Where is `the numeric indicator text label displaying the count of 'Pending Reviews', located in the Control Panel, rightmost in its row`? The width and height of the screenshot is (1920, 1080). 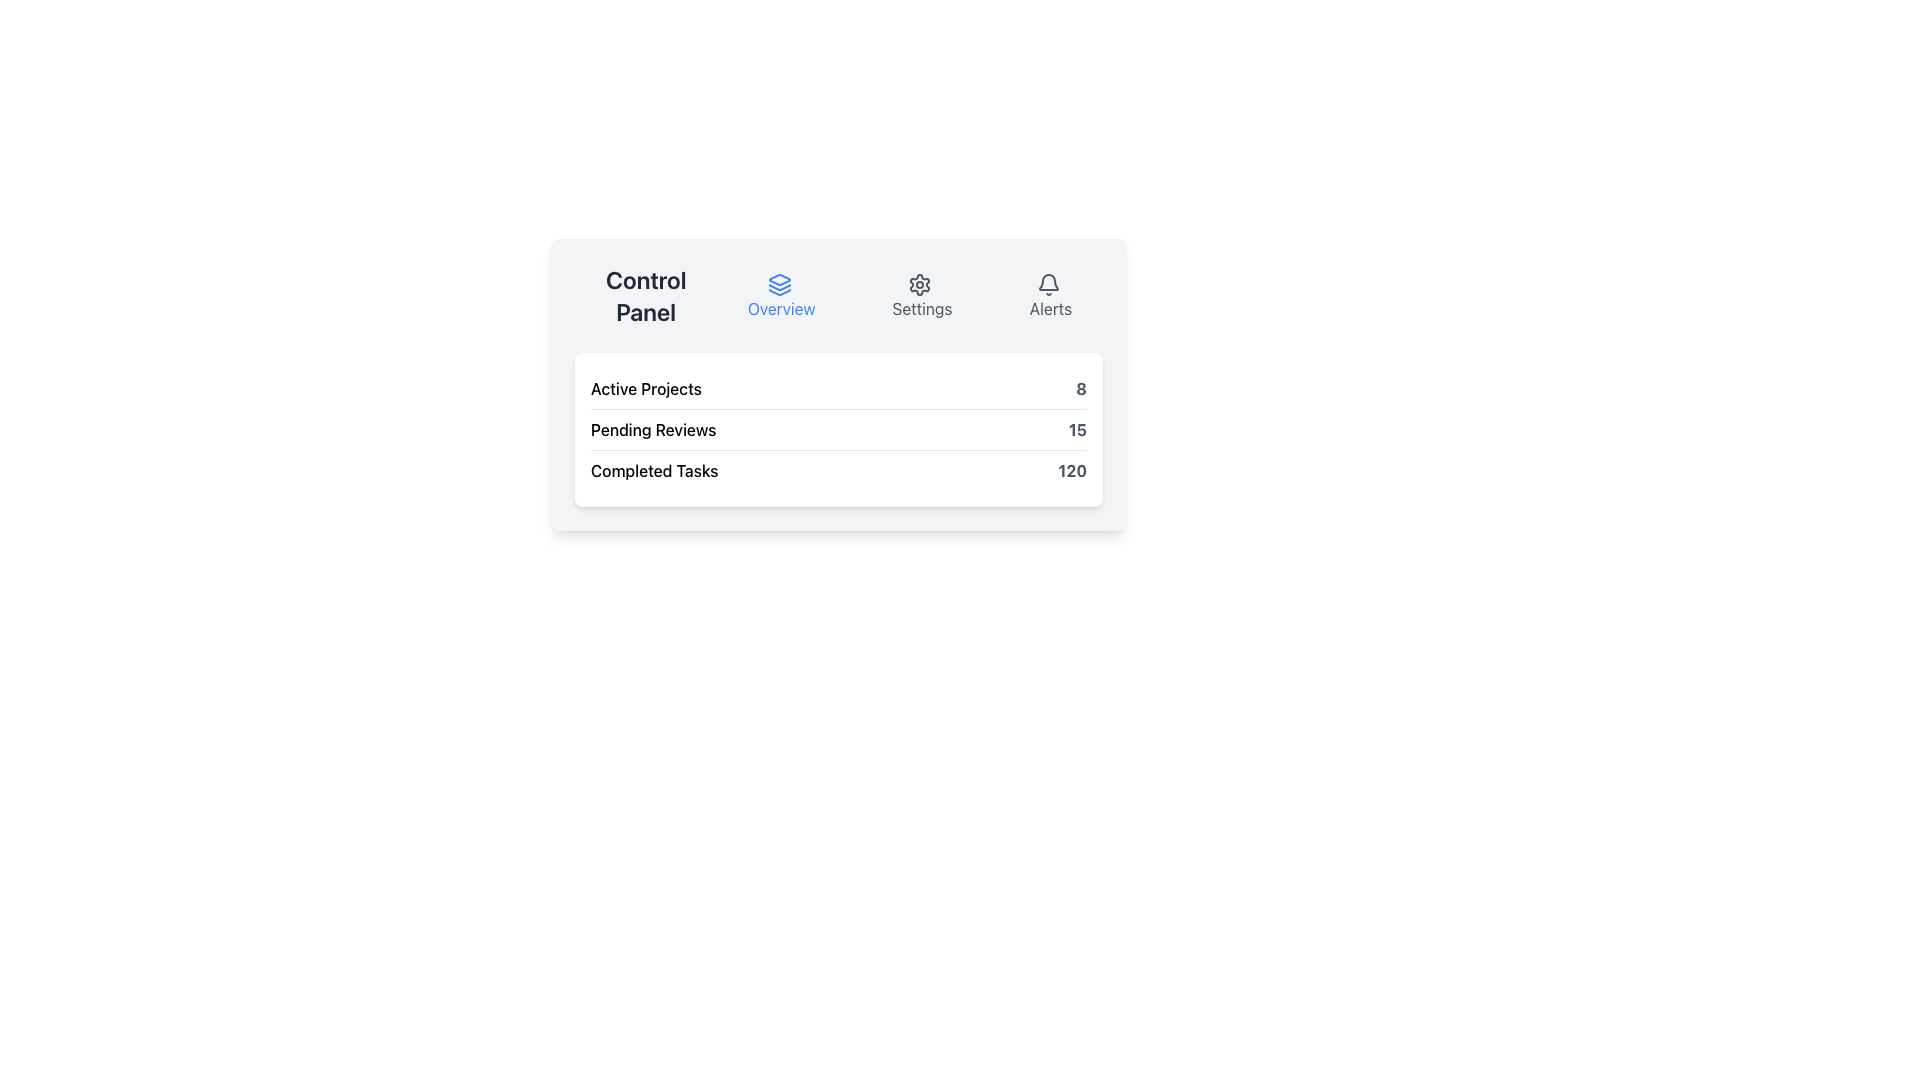
the numeric indicator text label displaying the count of 'Pending Reviews', located in the Control Panel, rightmost in its row is located at coordinates (1076, 428).